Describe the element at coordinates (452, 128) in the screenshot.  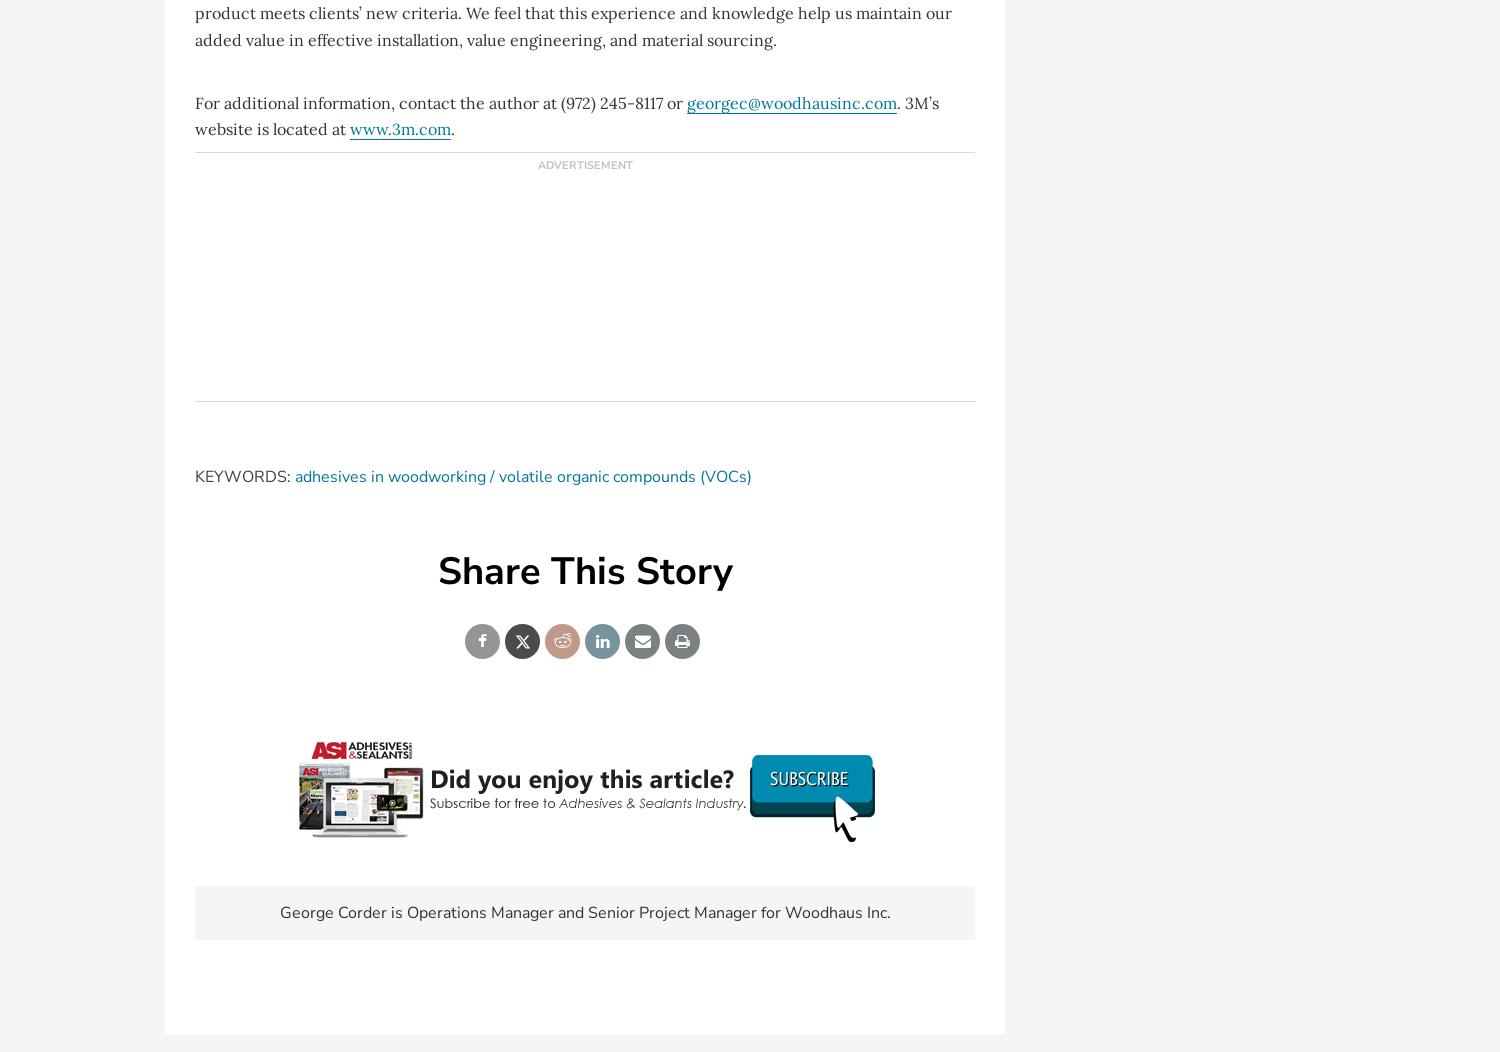
I see `'.'` at that location.